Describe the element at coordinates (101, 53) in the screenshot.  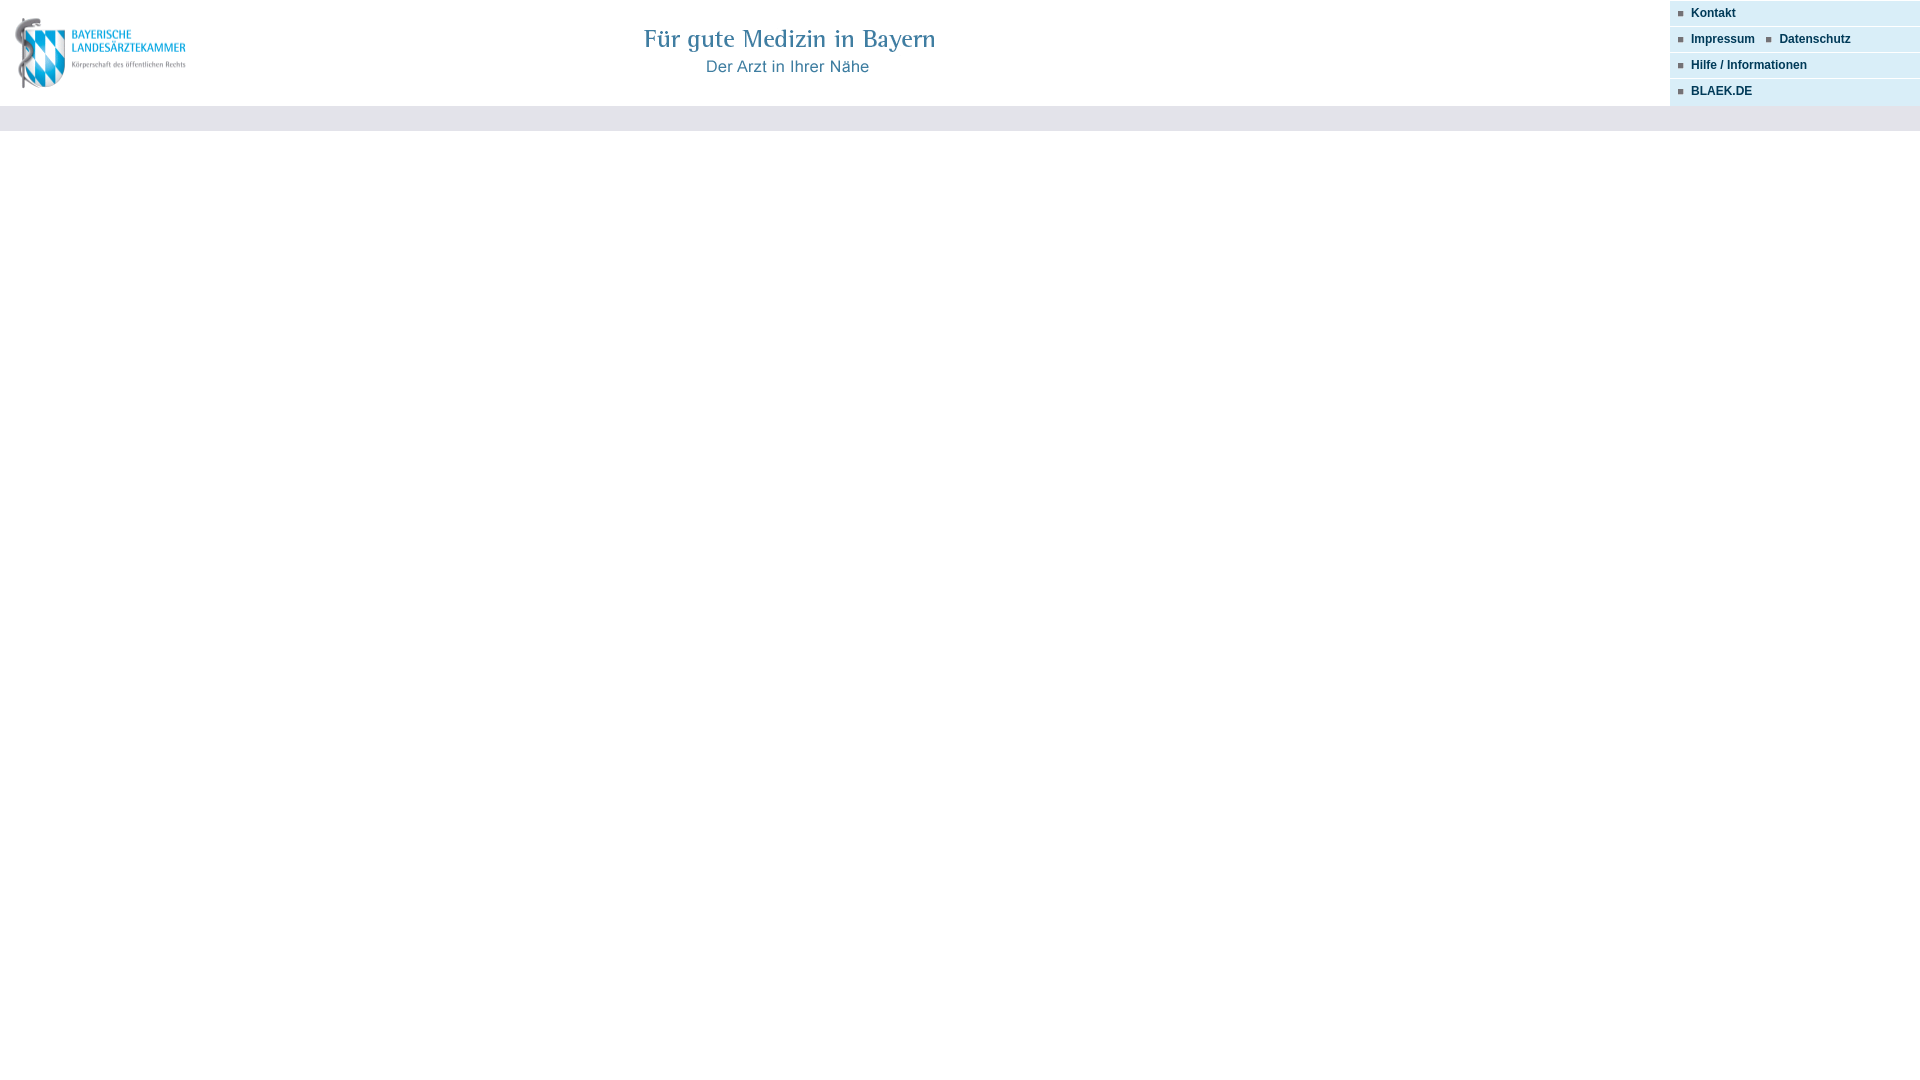
I see `'Arztsuche'` at that location.